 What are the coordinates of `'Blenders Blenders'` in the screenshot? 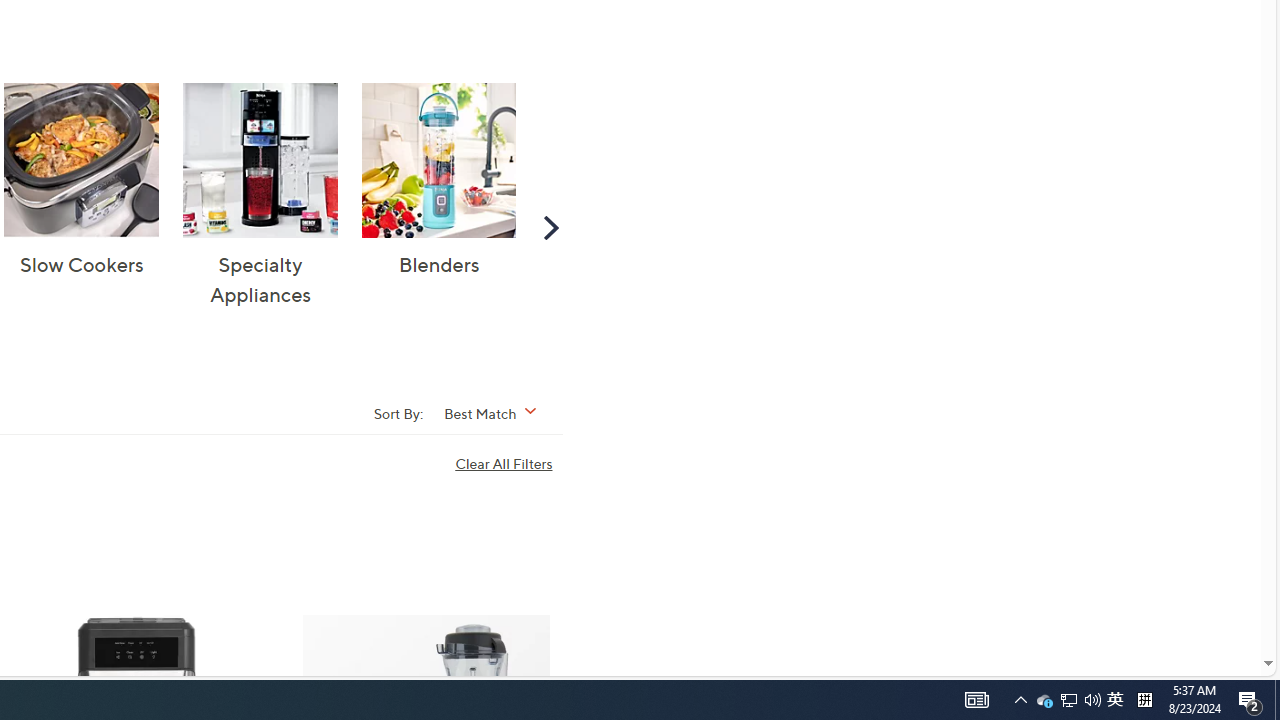 It's located at (438, 181).